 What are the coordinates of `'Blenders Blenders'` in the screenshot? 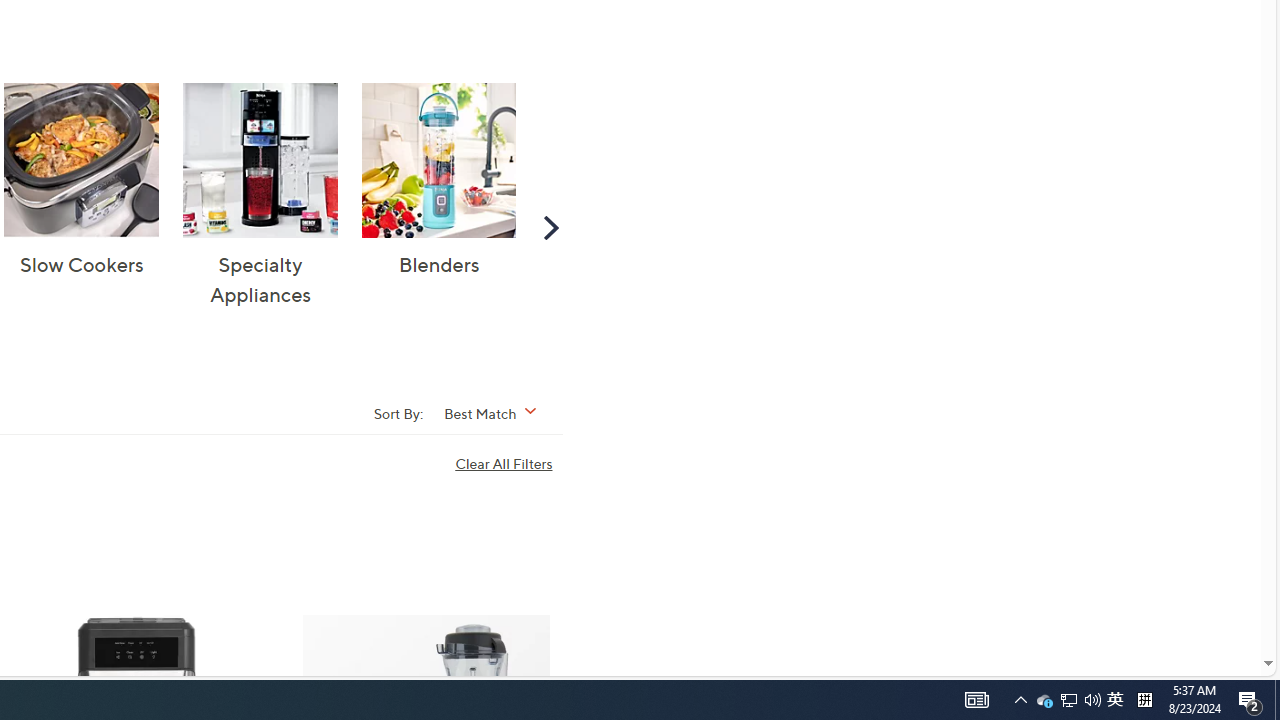 It's located at (438, 181).